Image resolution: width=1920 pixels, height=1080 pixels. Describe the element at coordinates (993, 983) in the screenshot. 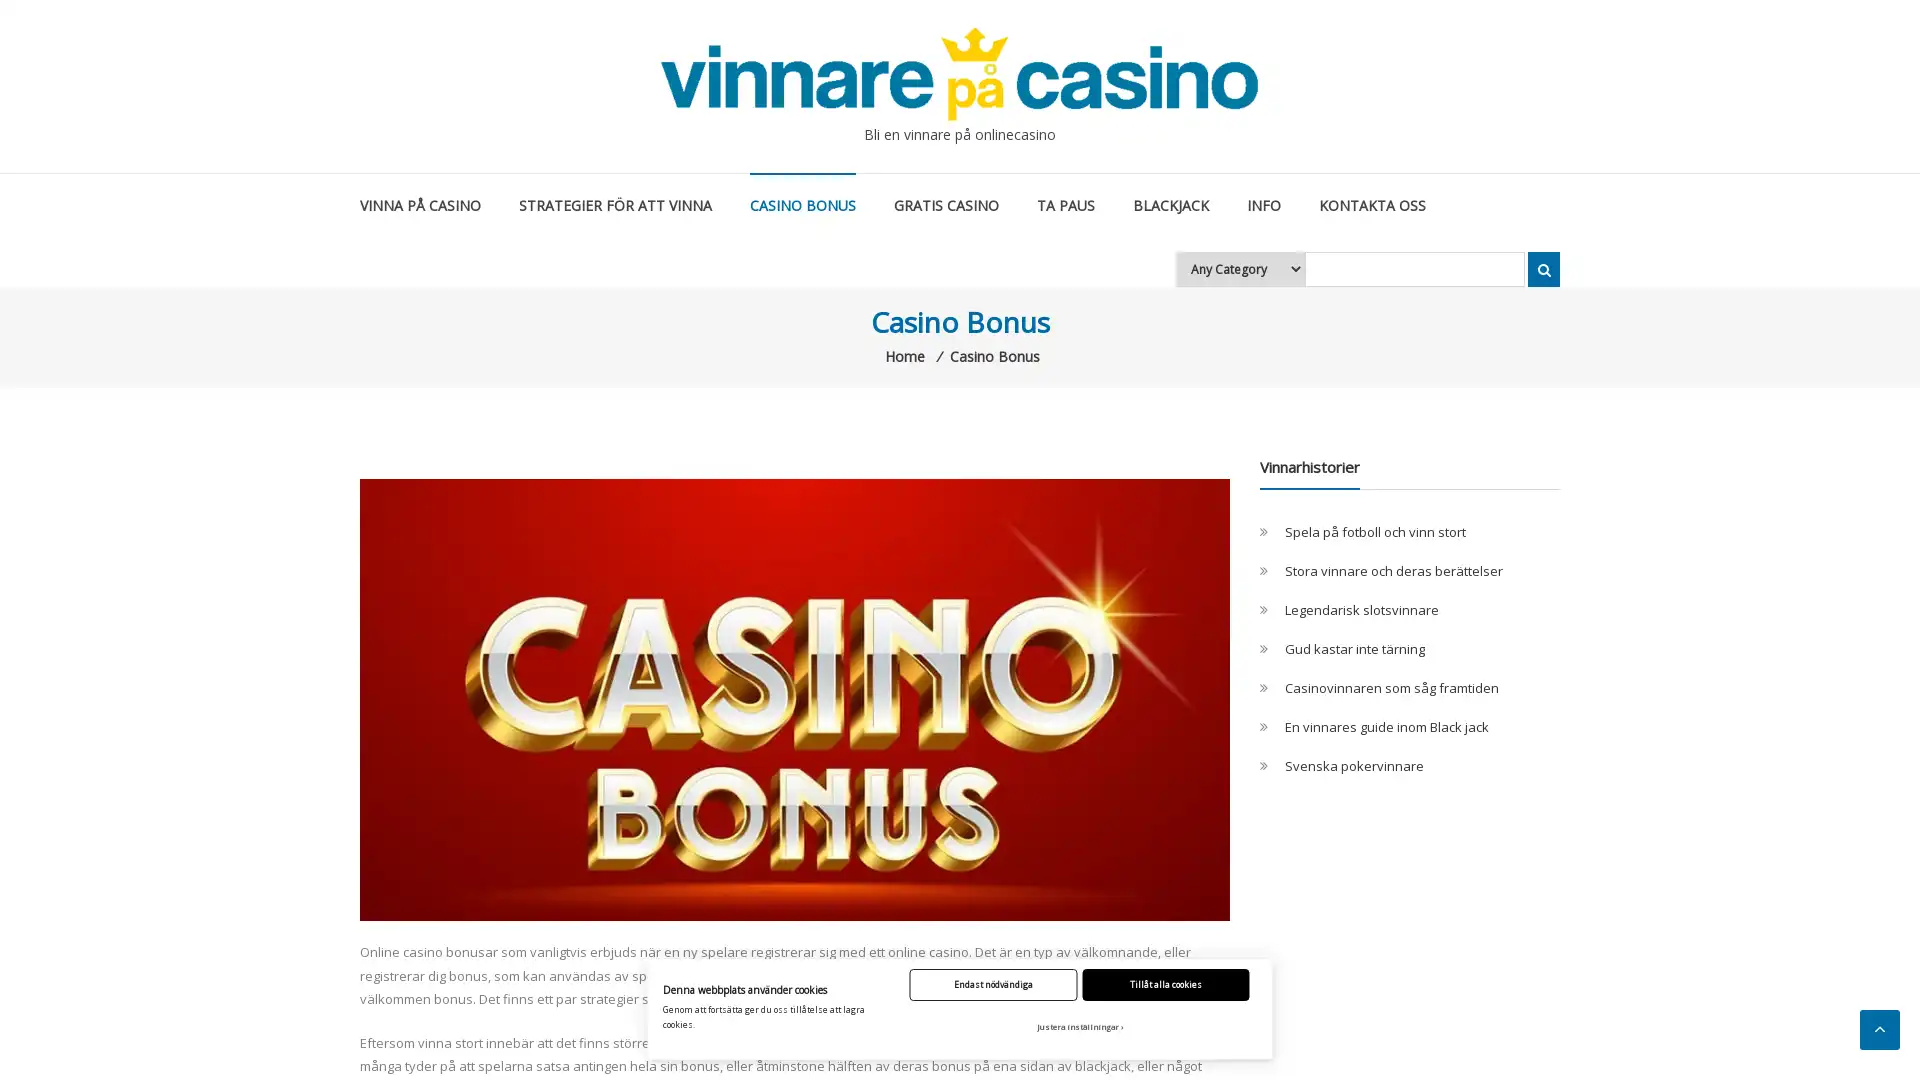

I see `Endast nodvandiga` at that location.